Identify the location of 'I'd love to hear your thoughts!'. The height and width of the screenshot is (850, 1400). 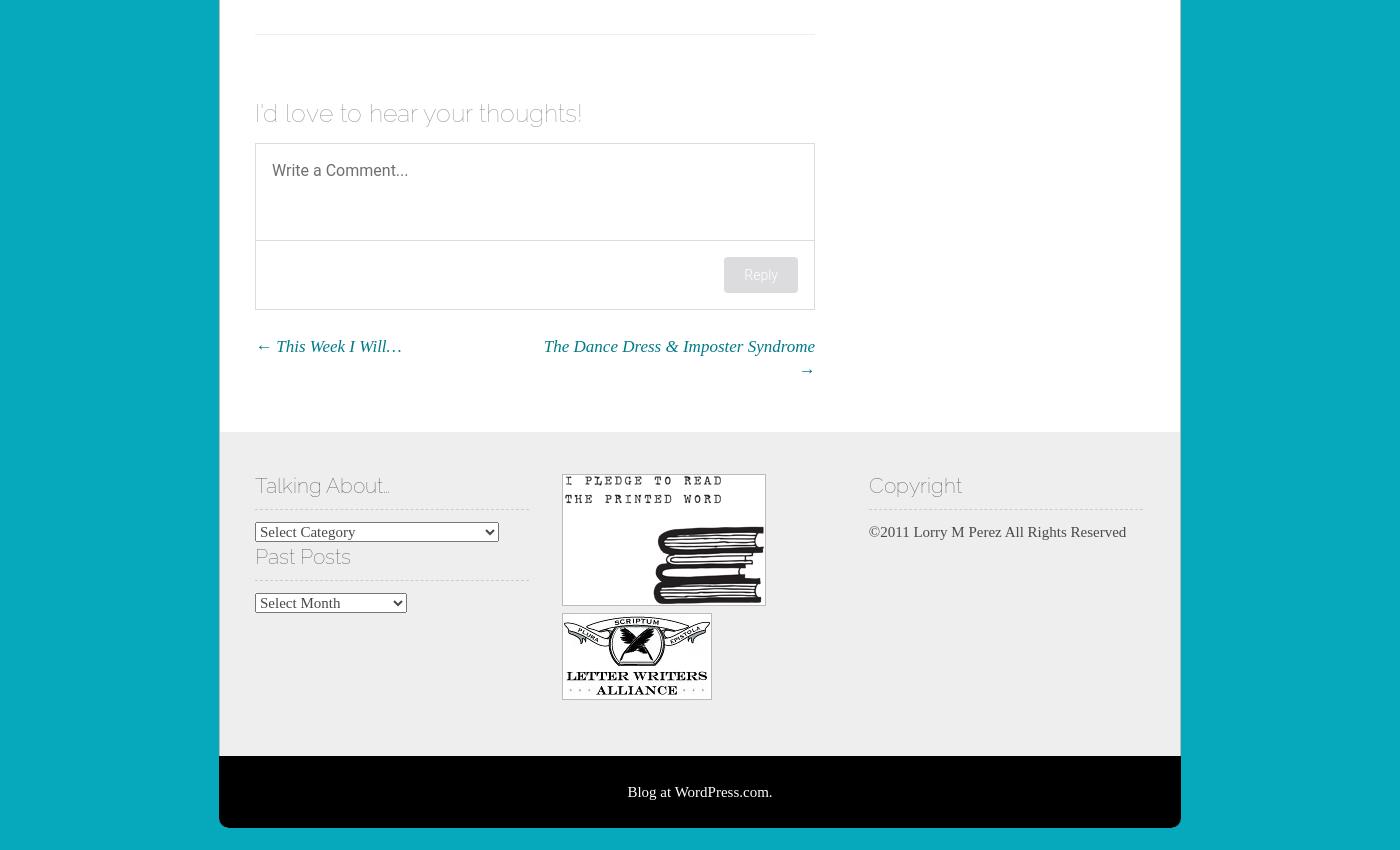
(419, 111).